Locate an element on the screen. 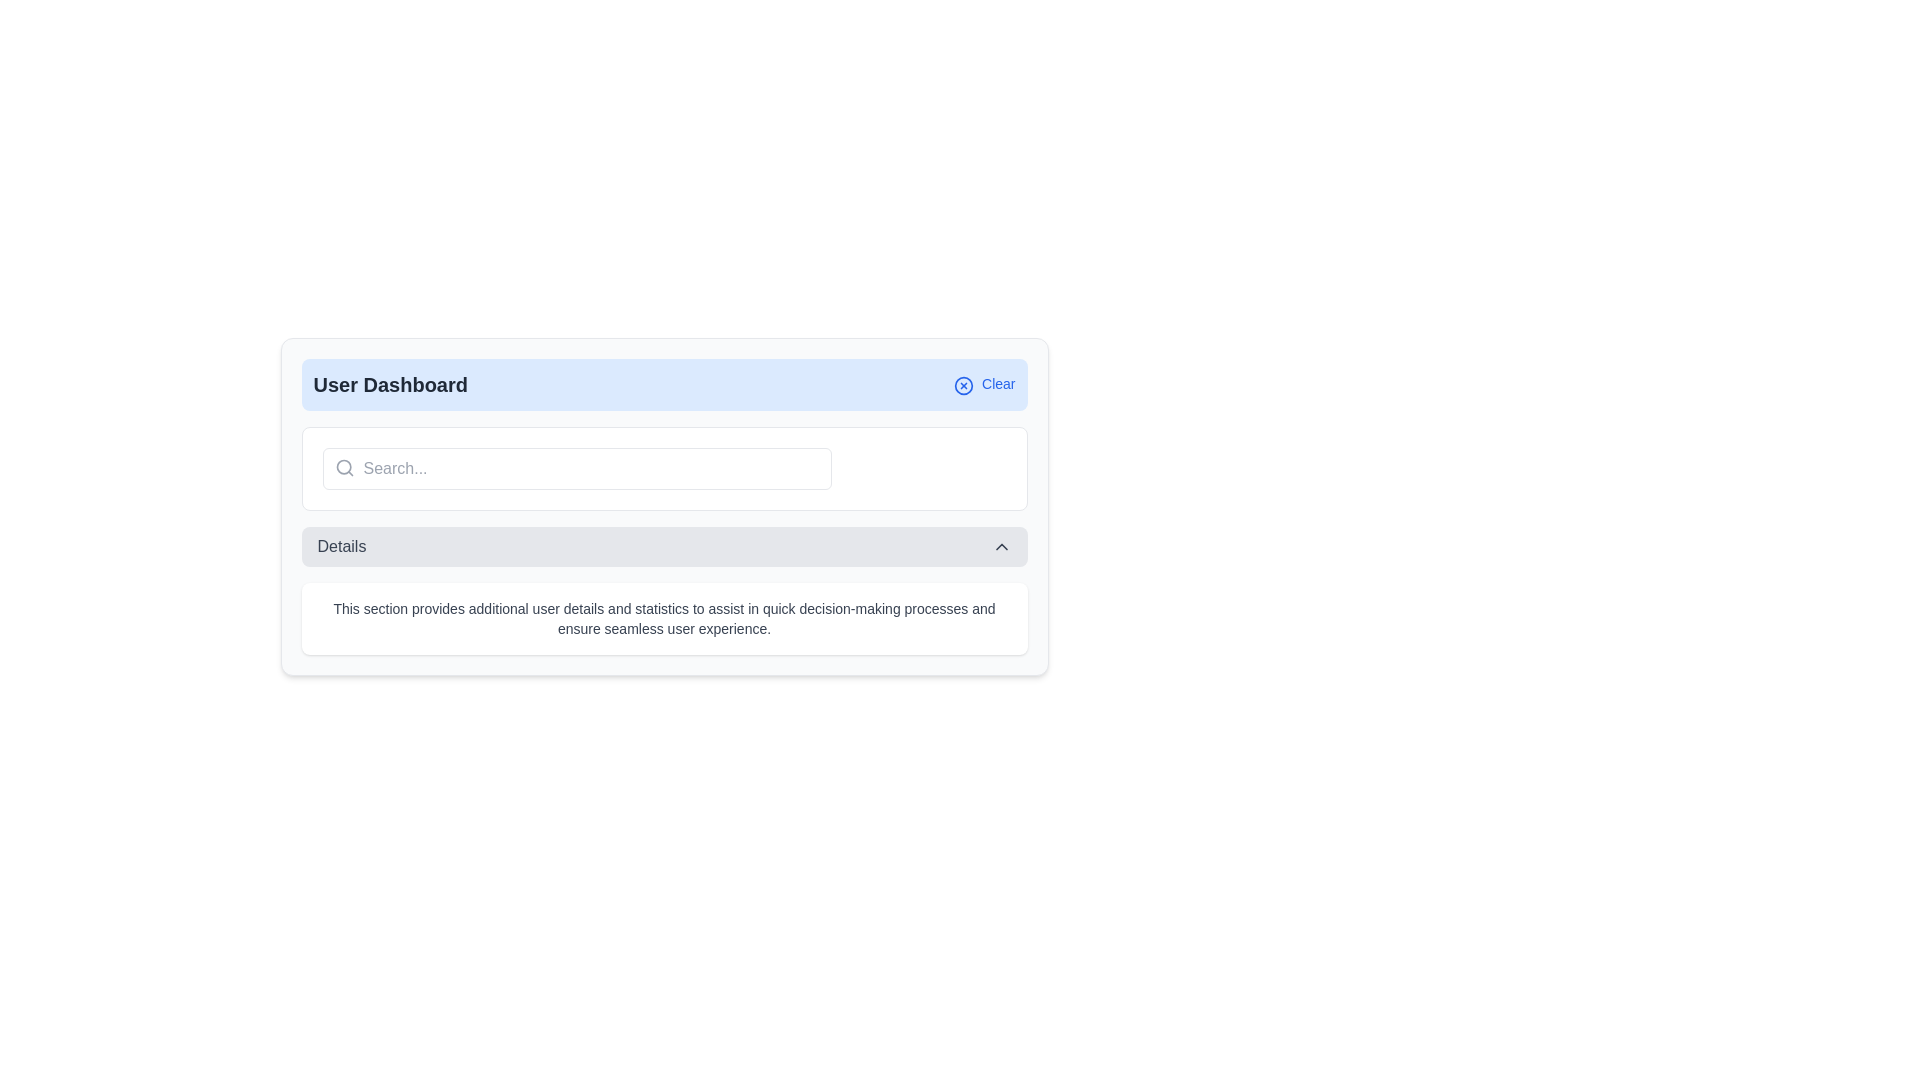 The width and height of the screenshot is (1920, 1080). the close button represented by the SVG Circle Element in the top-right corner of the User Dashboard is located at coordinates (964, 385).